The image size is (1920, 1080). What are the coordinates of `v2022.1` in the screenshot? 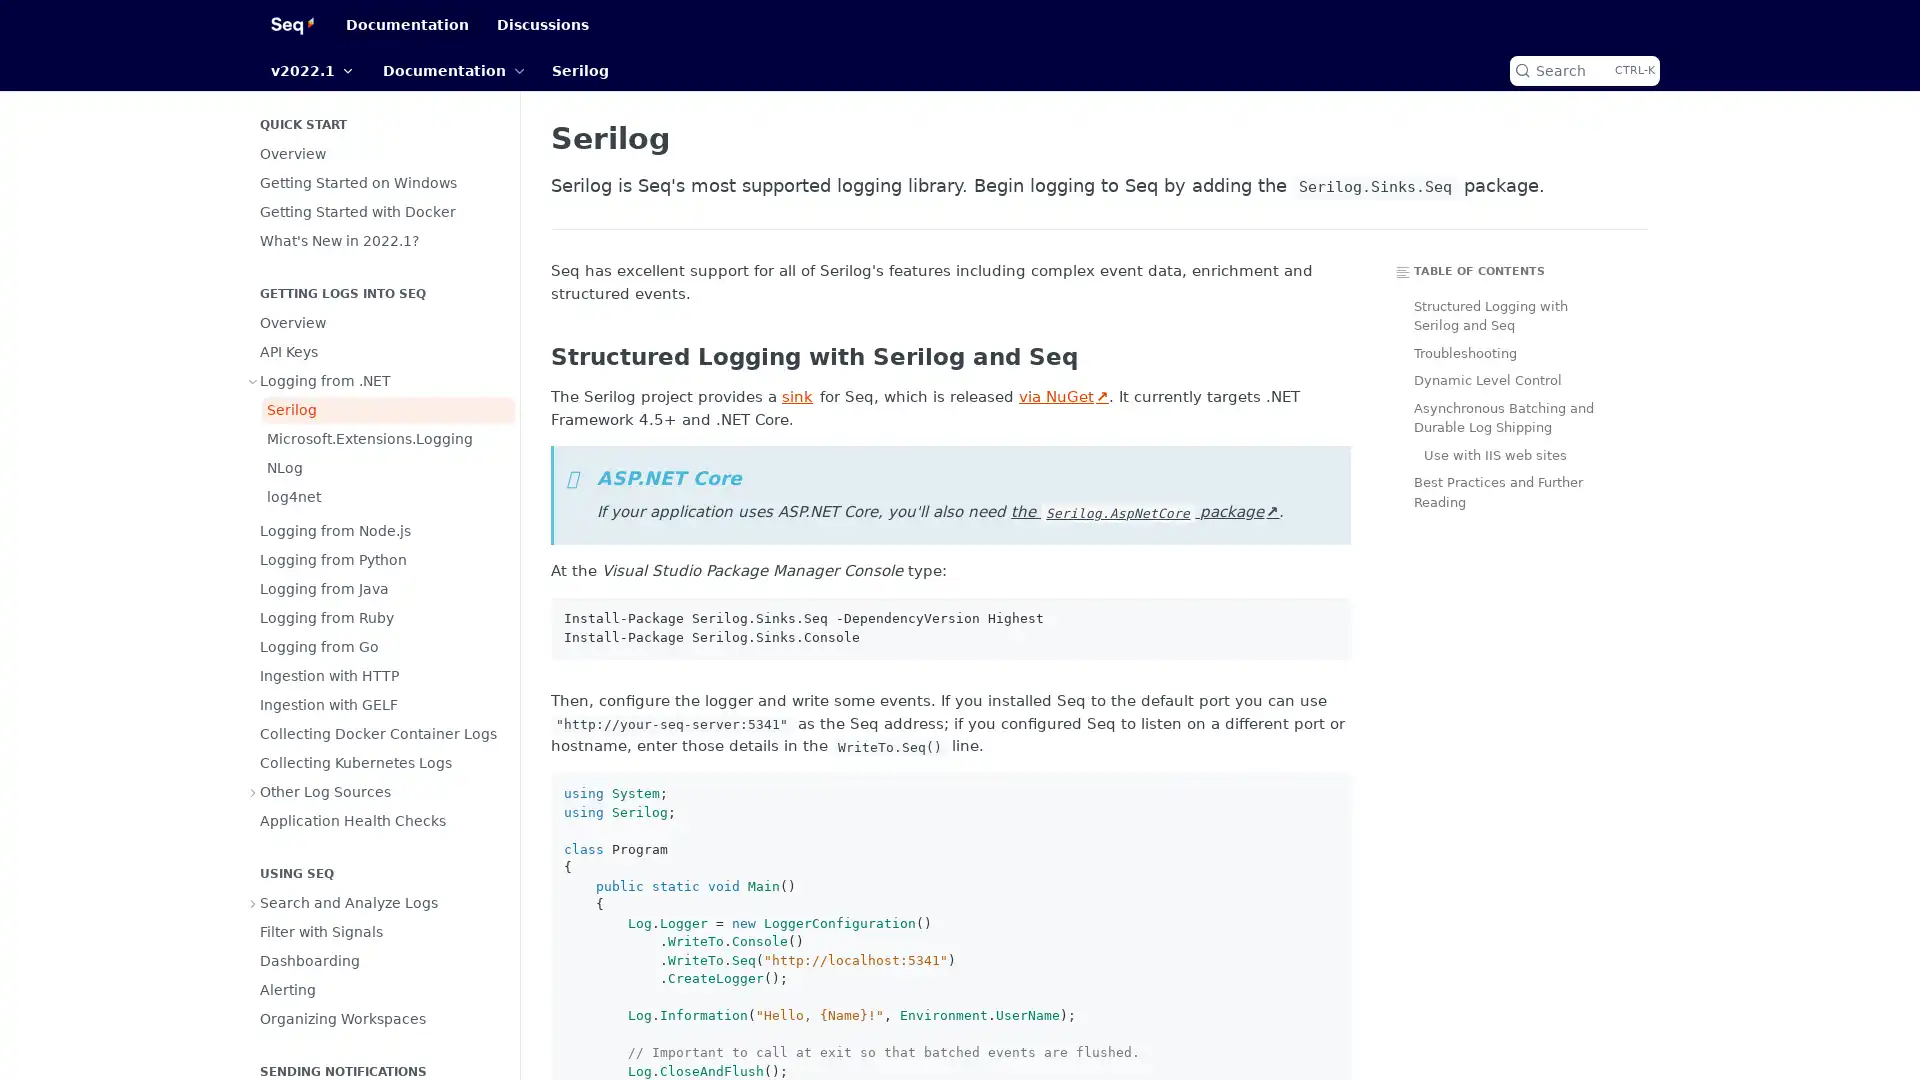 It's located at (311, 69).